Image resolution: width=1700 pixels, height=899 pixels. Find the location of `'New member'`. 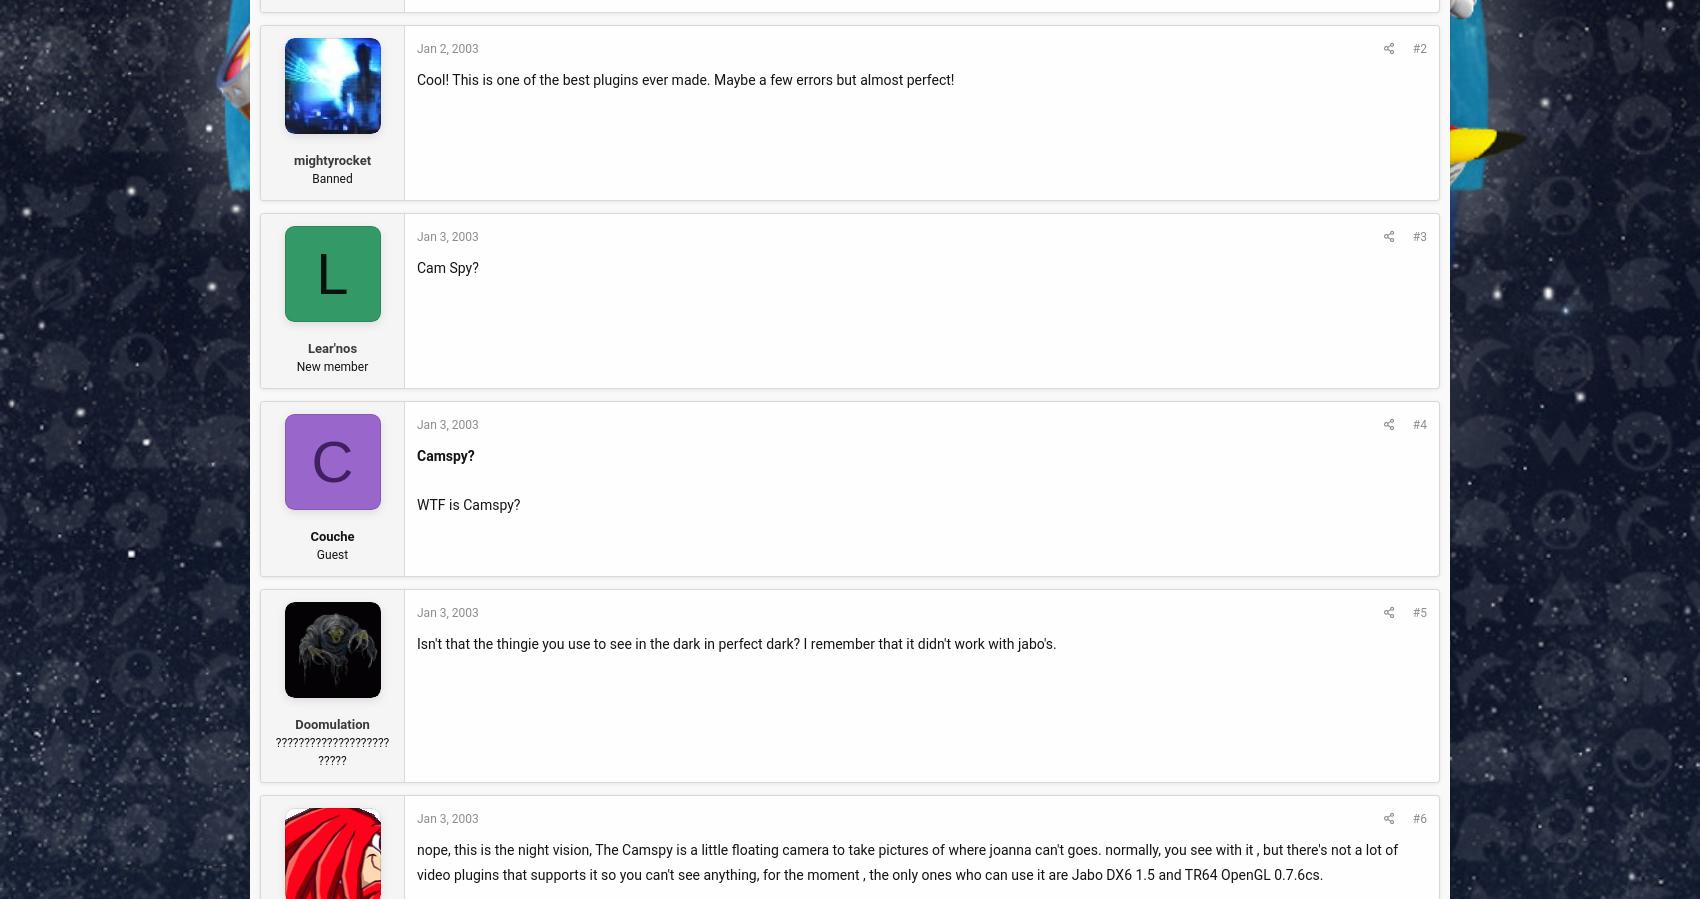

'New member' is located at coordinates (295, 365).